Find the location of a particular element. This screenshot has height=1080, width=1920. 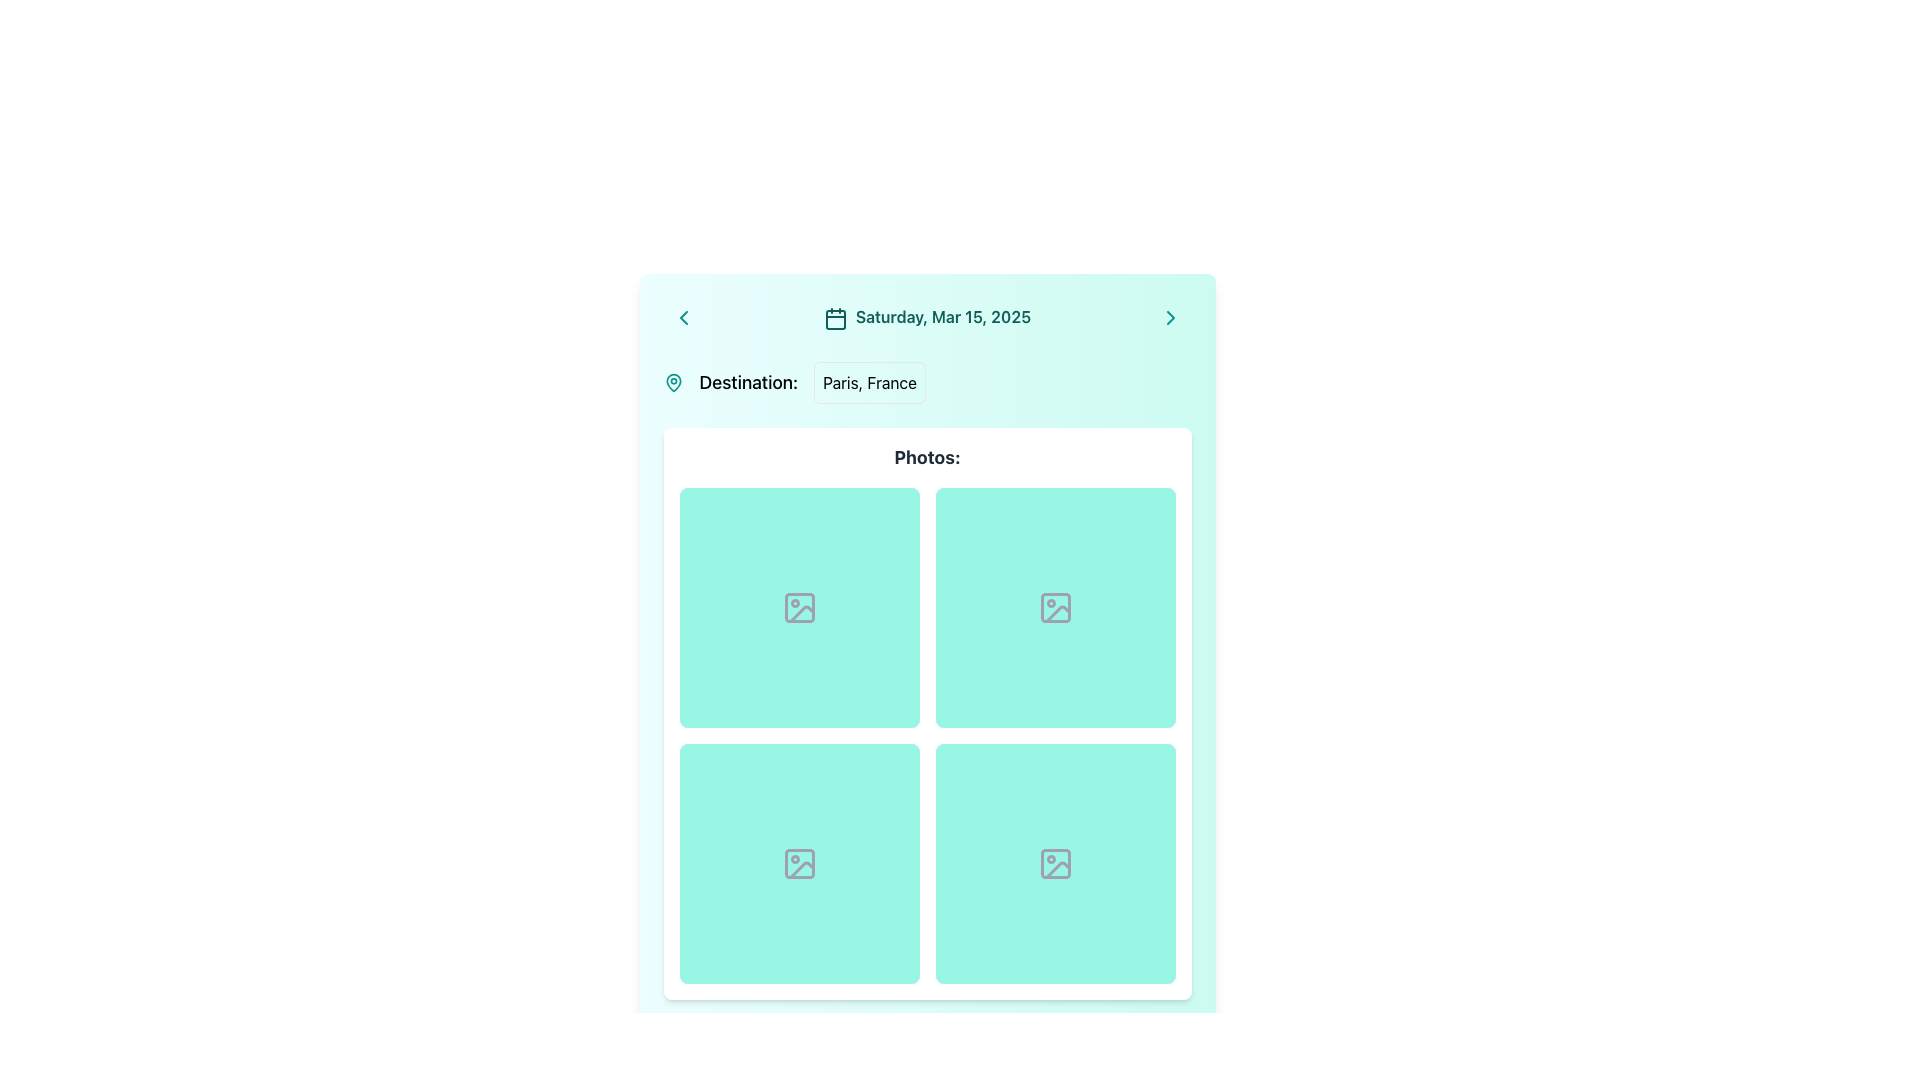

the minimalist teal calendar icon located to the left of the text 'Saturday, Mar 15, 2025' is located at coordinates (835, 317).